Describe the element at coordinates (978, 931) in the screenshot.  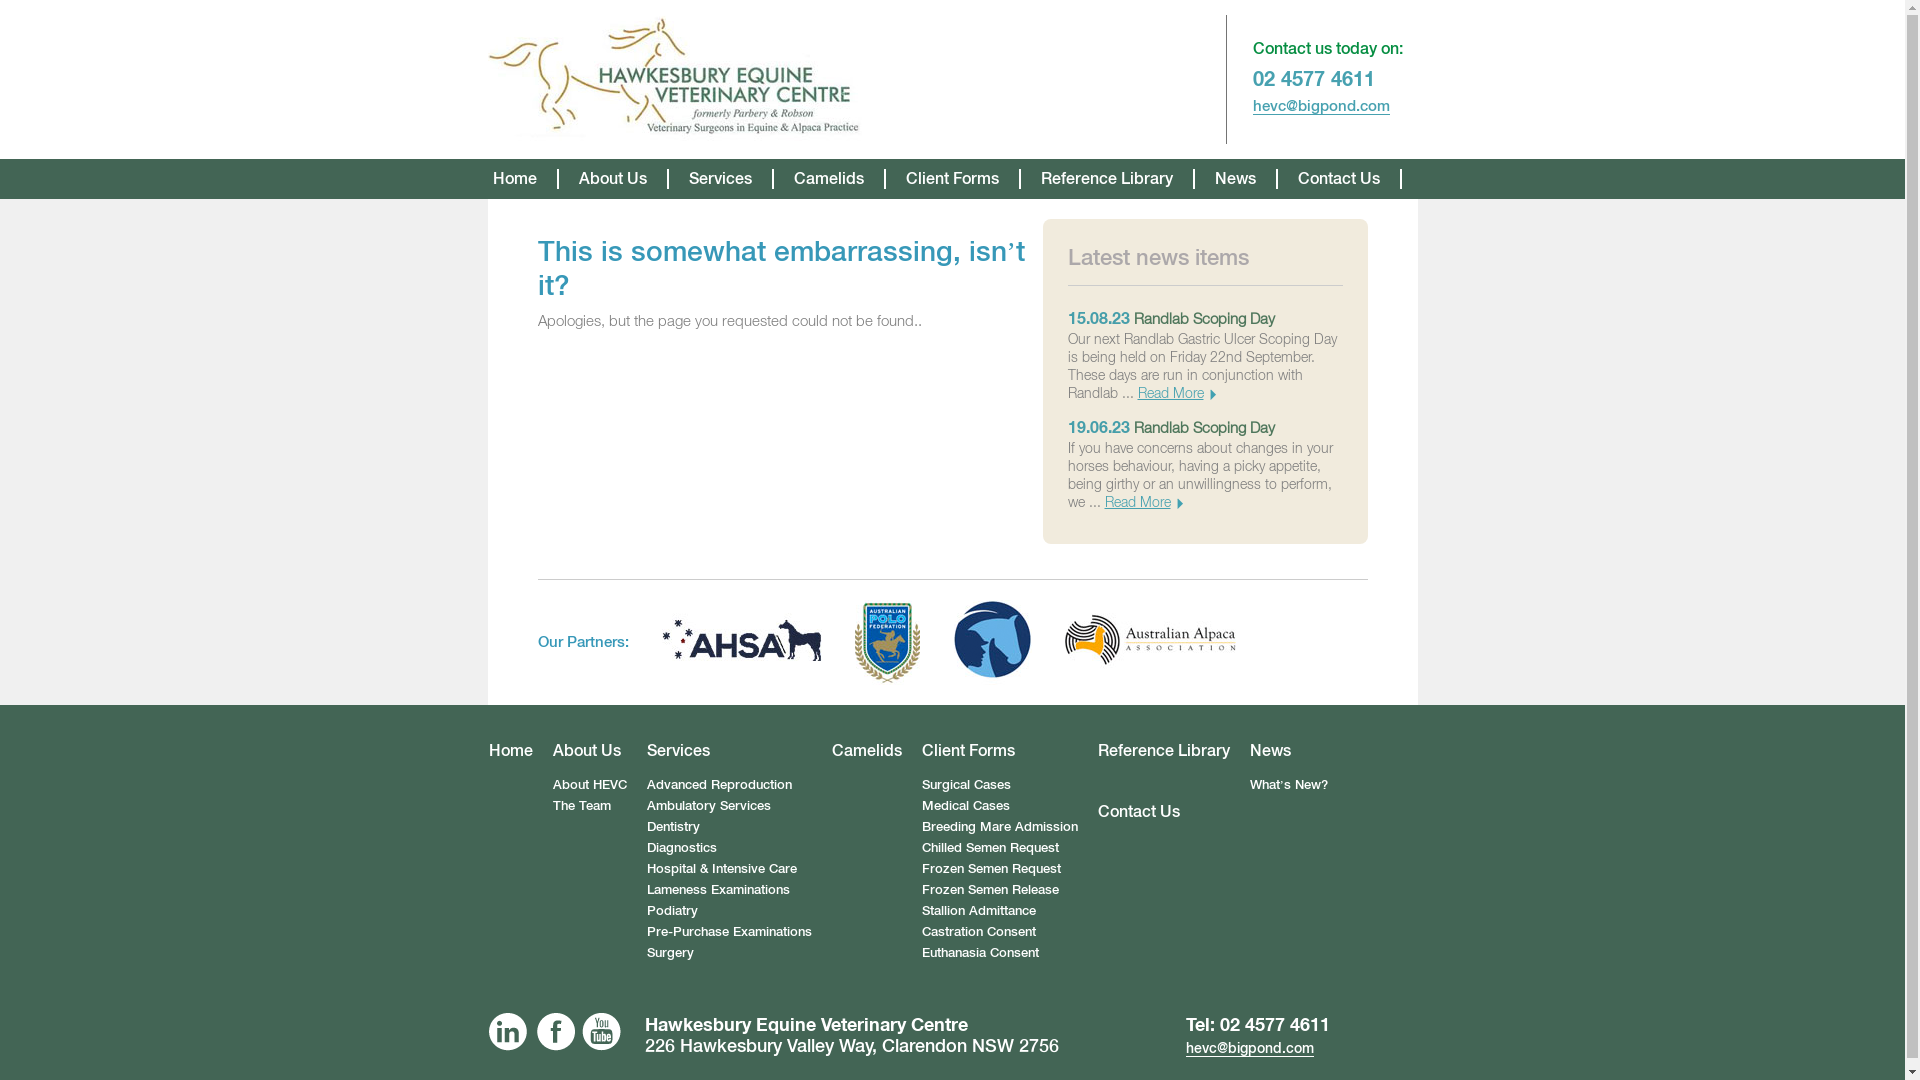
I see `'Castration Consent'` at that location.